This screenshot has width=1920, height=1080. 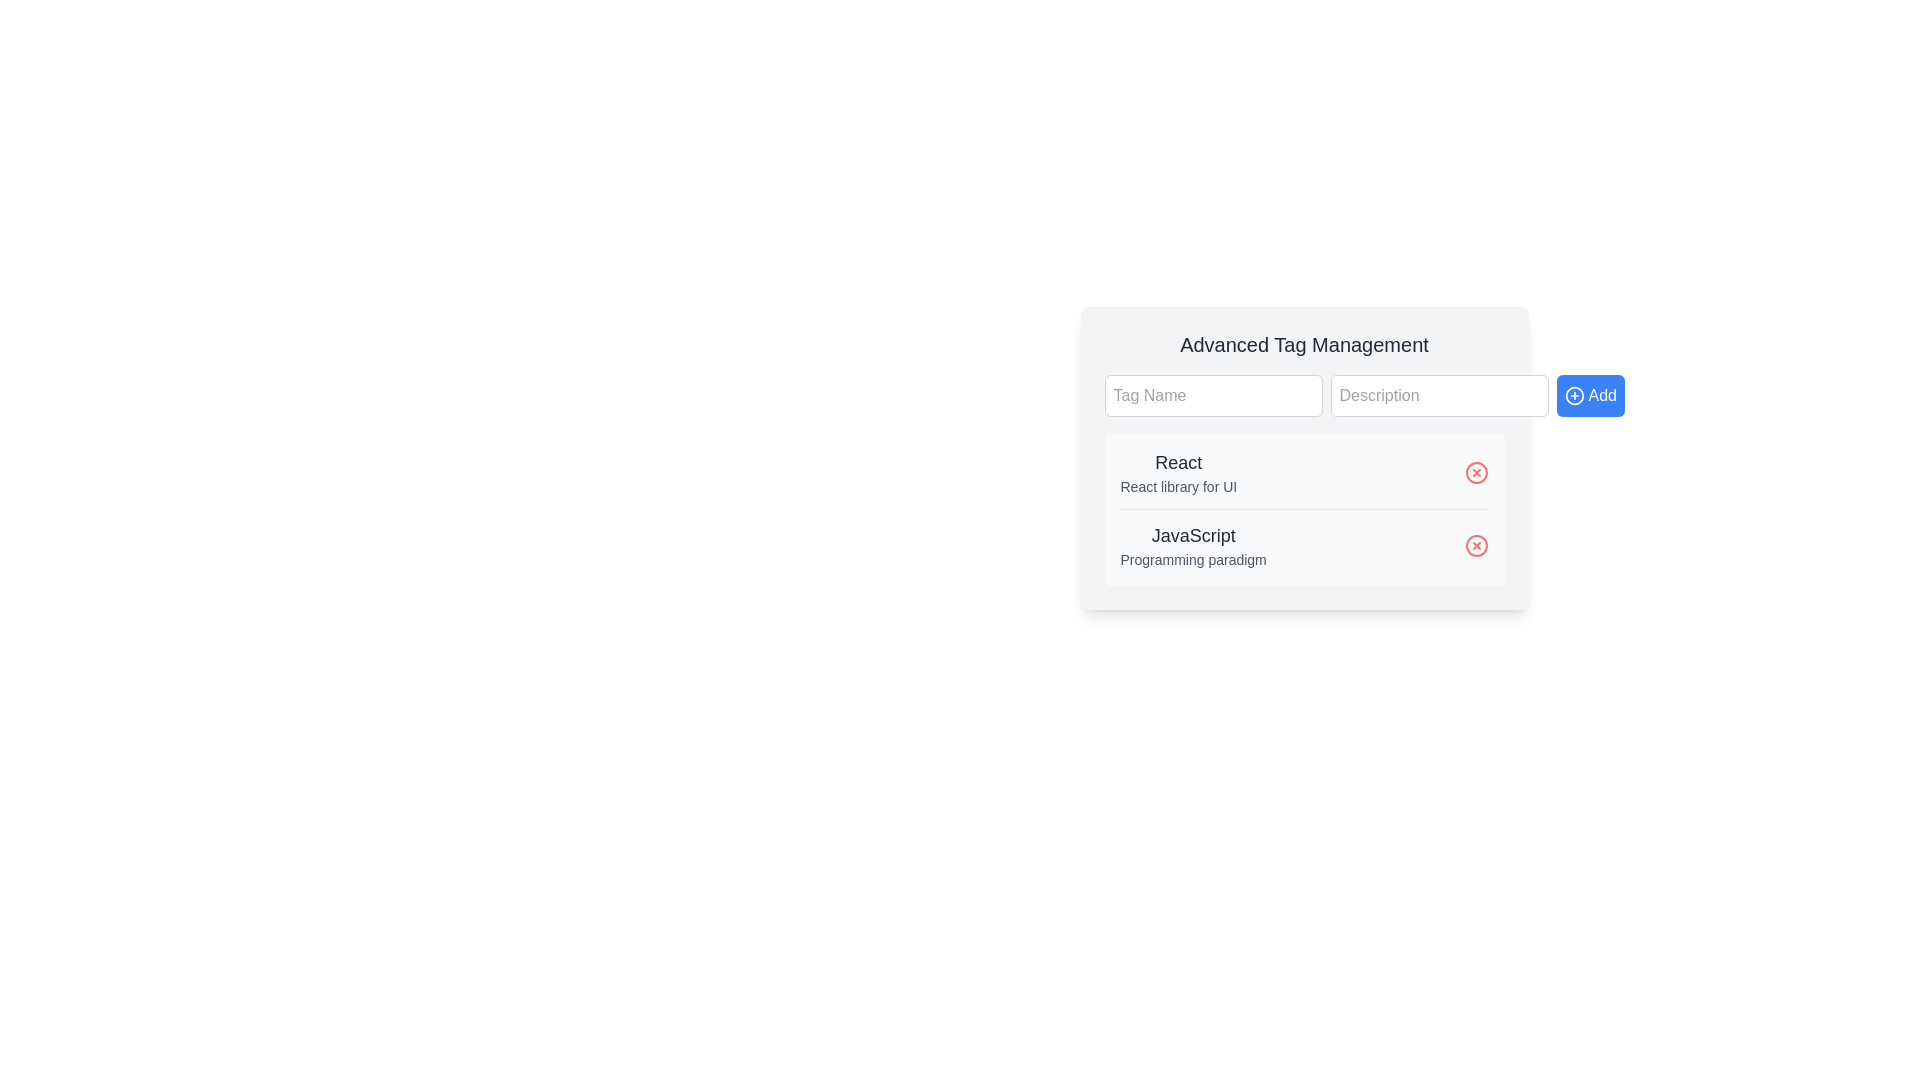 What do you see at coordinates (1193, 546) in the screenshot?
I see `the 'JavaScript' text label for accessibility tools` at bounding box center [1193, 546].